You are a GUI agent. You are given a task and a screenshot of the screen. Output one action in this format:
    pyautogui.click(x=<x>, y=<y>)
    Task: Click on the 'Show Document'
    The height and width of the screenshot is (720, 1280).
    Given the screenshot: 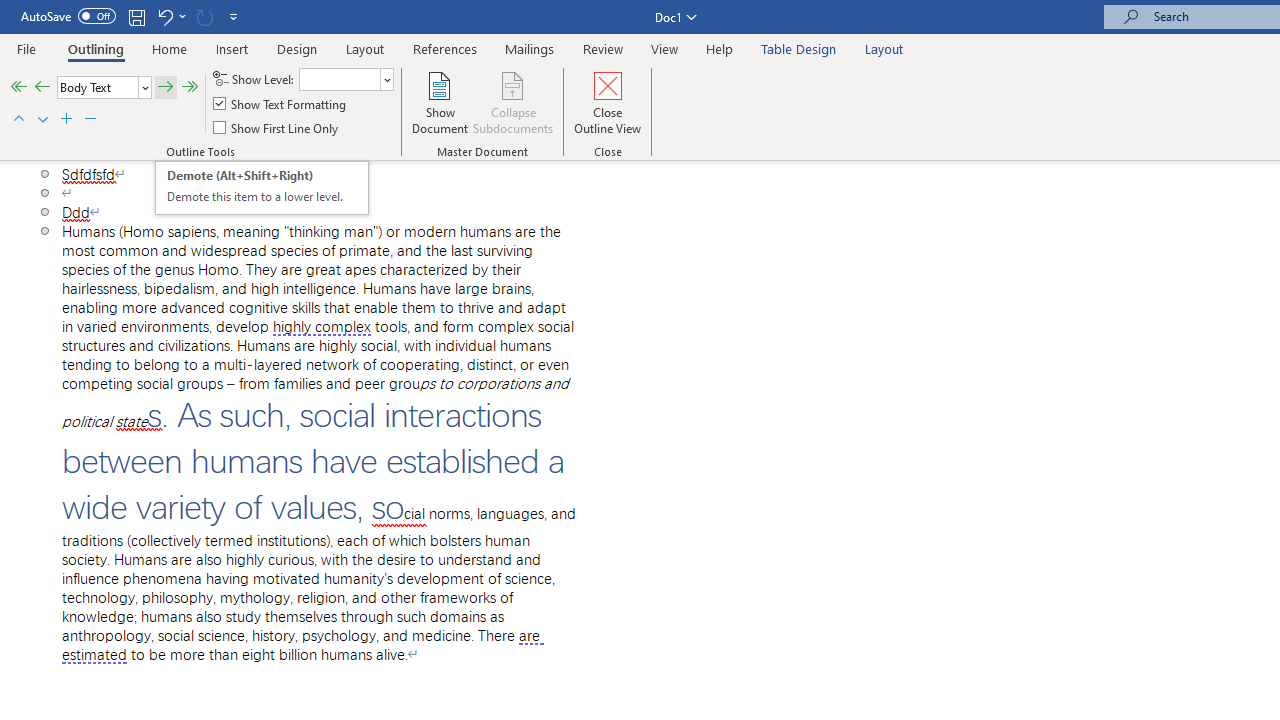 What is the action you would take?
    pyautogui.click(x=439, y=103)
    